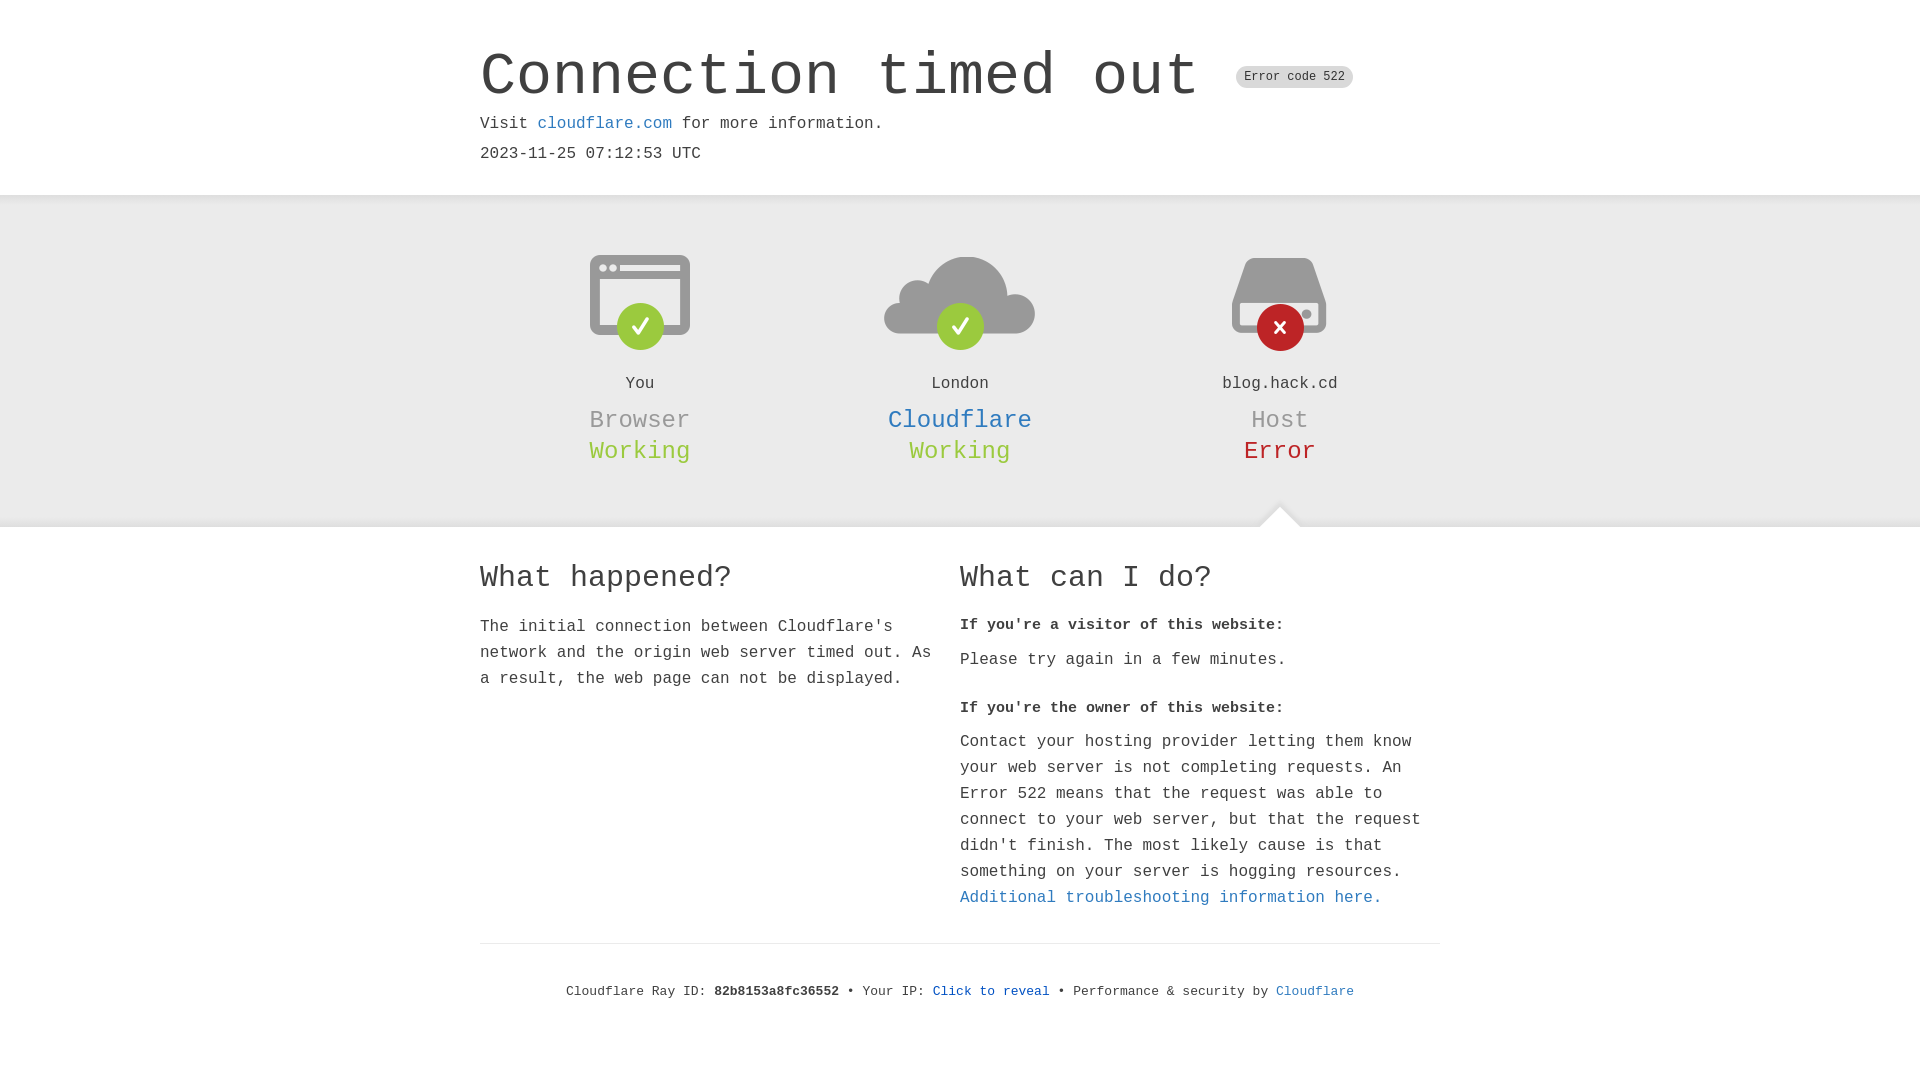 The height and width of the screenshot is (1080, 1920). I want to click on 'cloudflare.com', so click(603, 123).